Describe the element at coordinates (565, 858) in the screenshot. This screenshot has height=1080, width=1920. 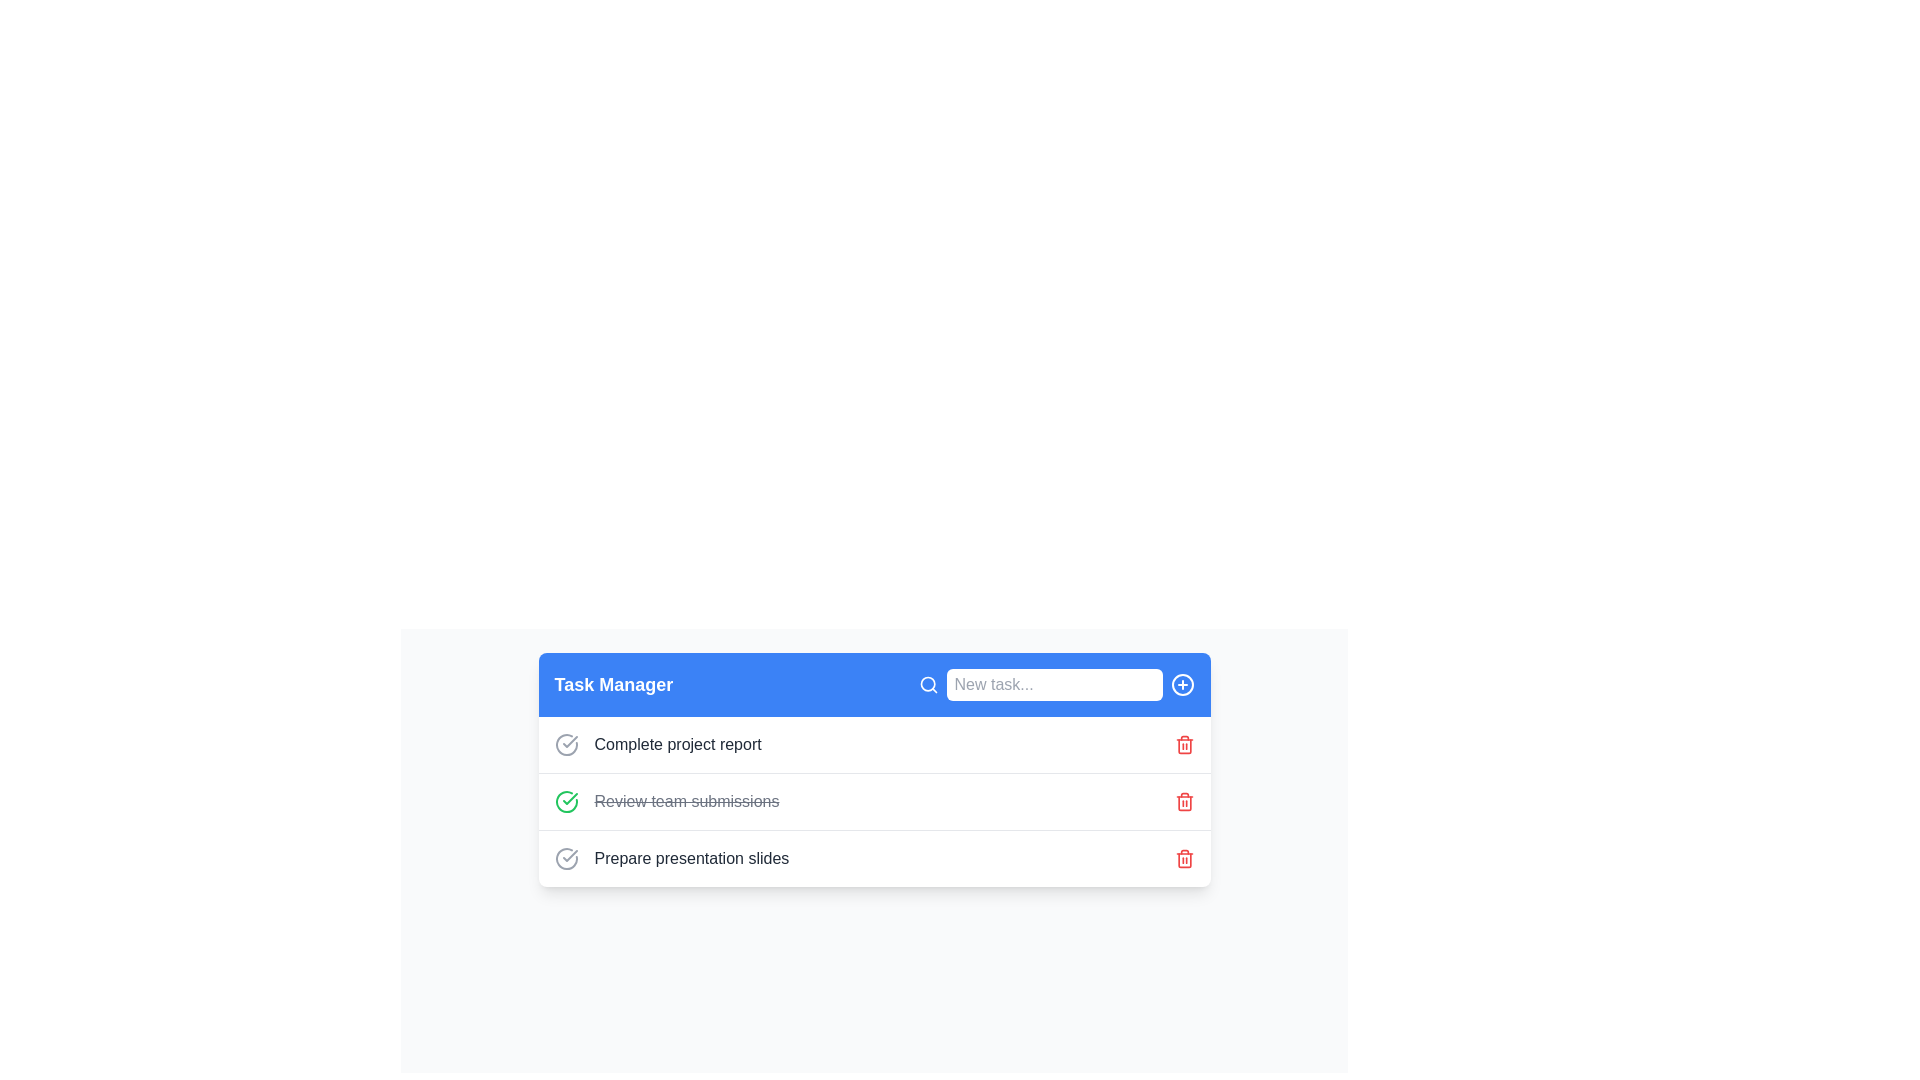
I see `the Checkbox-like icon that indicates the completion status of the task 'Prepare presentation slides' located on the leftmost side of the task entry` at that location.